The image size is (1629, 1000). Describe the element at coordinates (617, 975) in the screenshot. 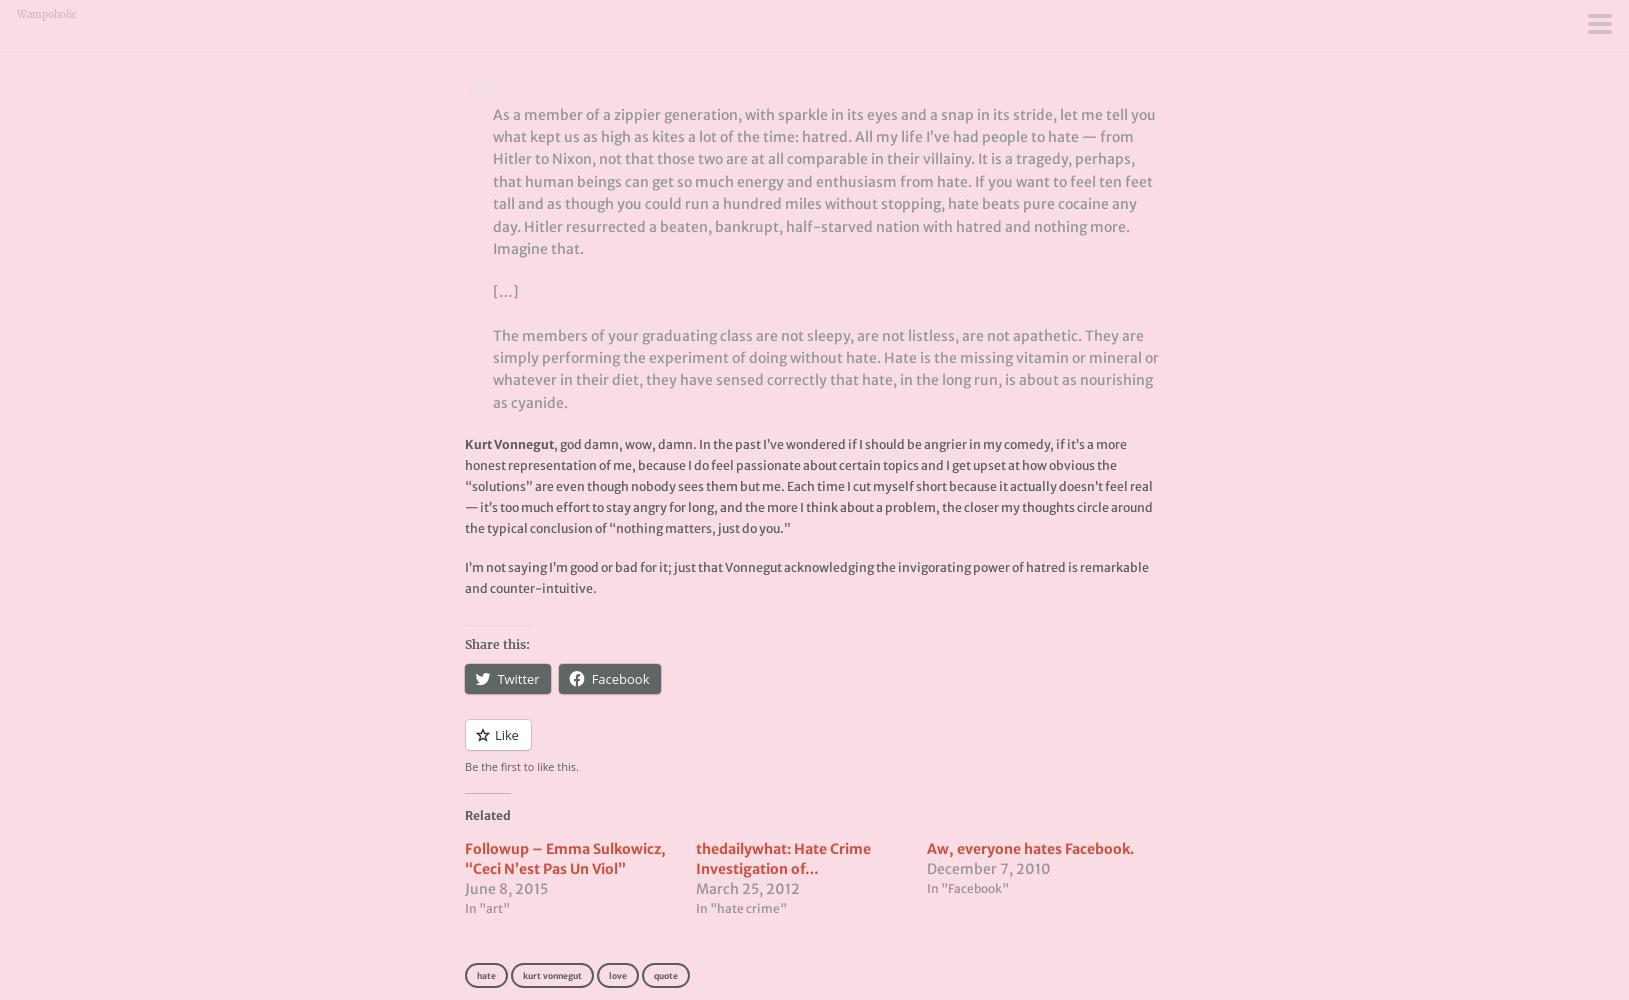

I see `'love'` at that location.